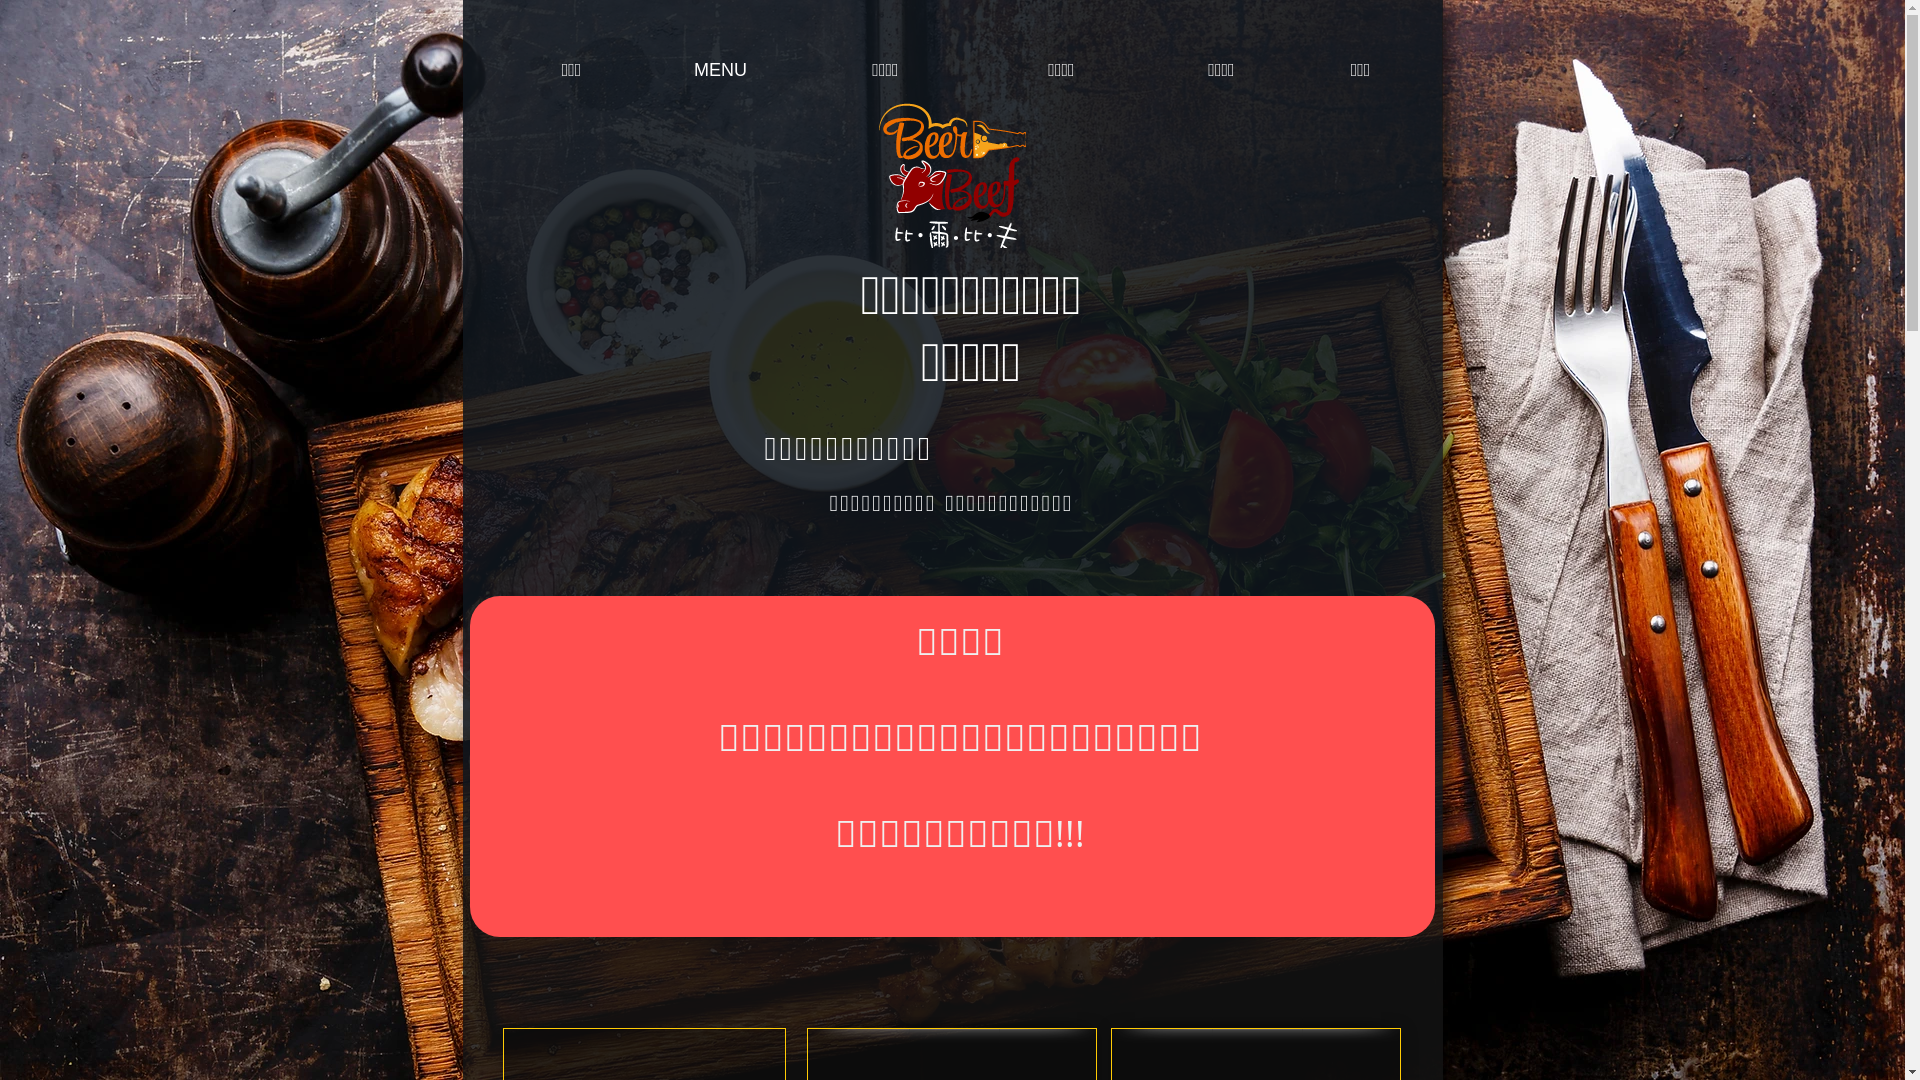 Image resolution: width=1920 pixels, height=1080 pixels. Describe the element at coordinates (652, 69) in the screenshot. I see `'MENU'` at that location.